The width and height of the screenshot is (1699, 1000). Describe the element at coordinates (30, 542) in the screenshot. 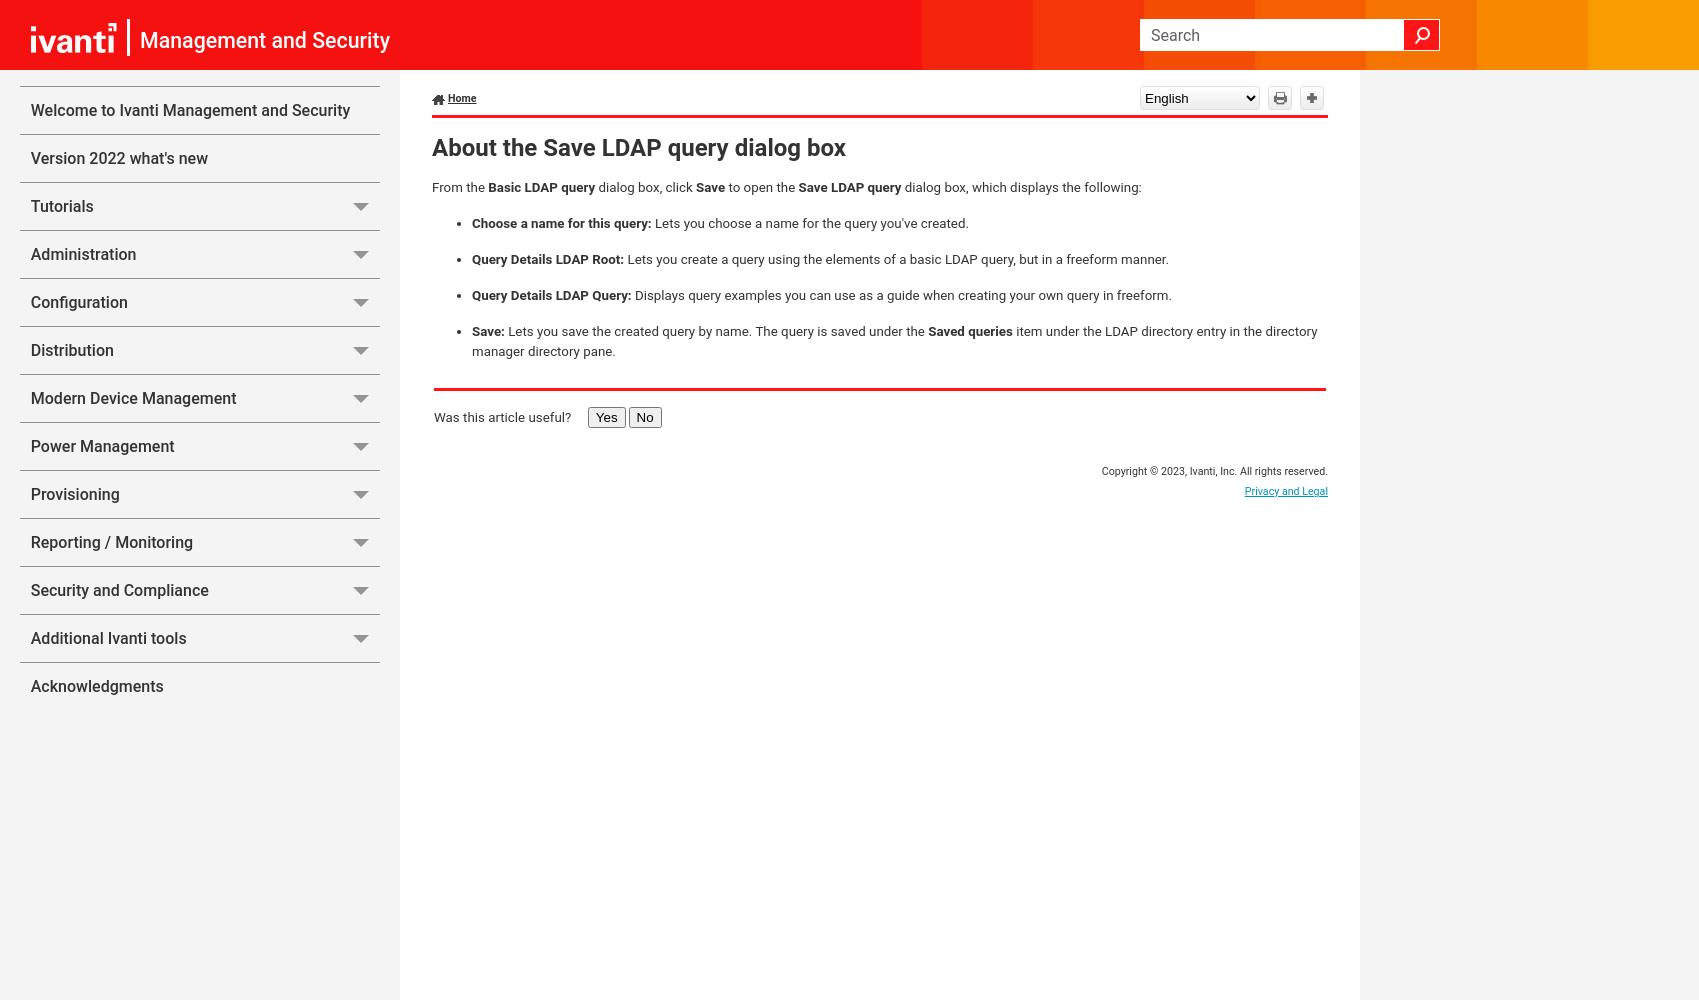

I see `'Reporting / Monitoring'` at that location.